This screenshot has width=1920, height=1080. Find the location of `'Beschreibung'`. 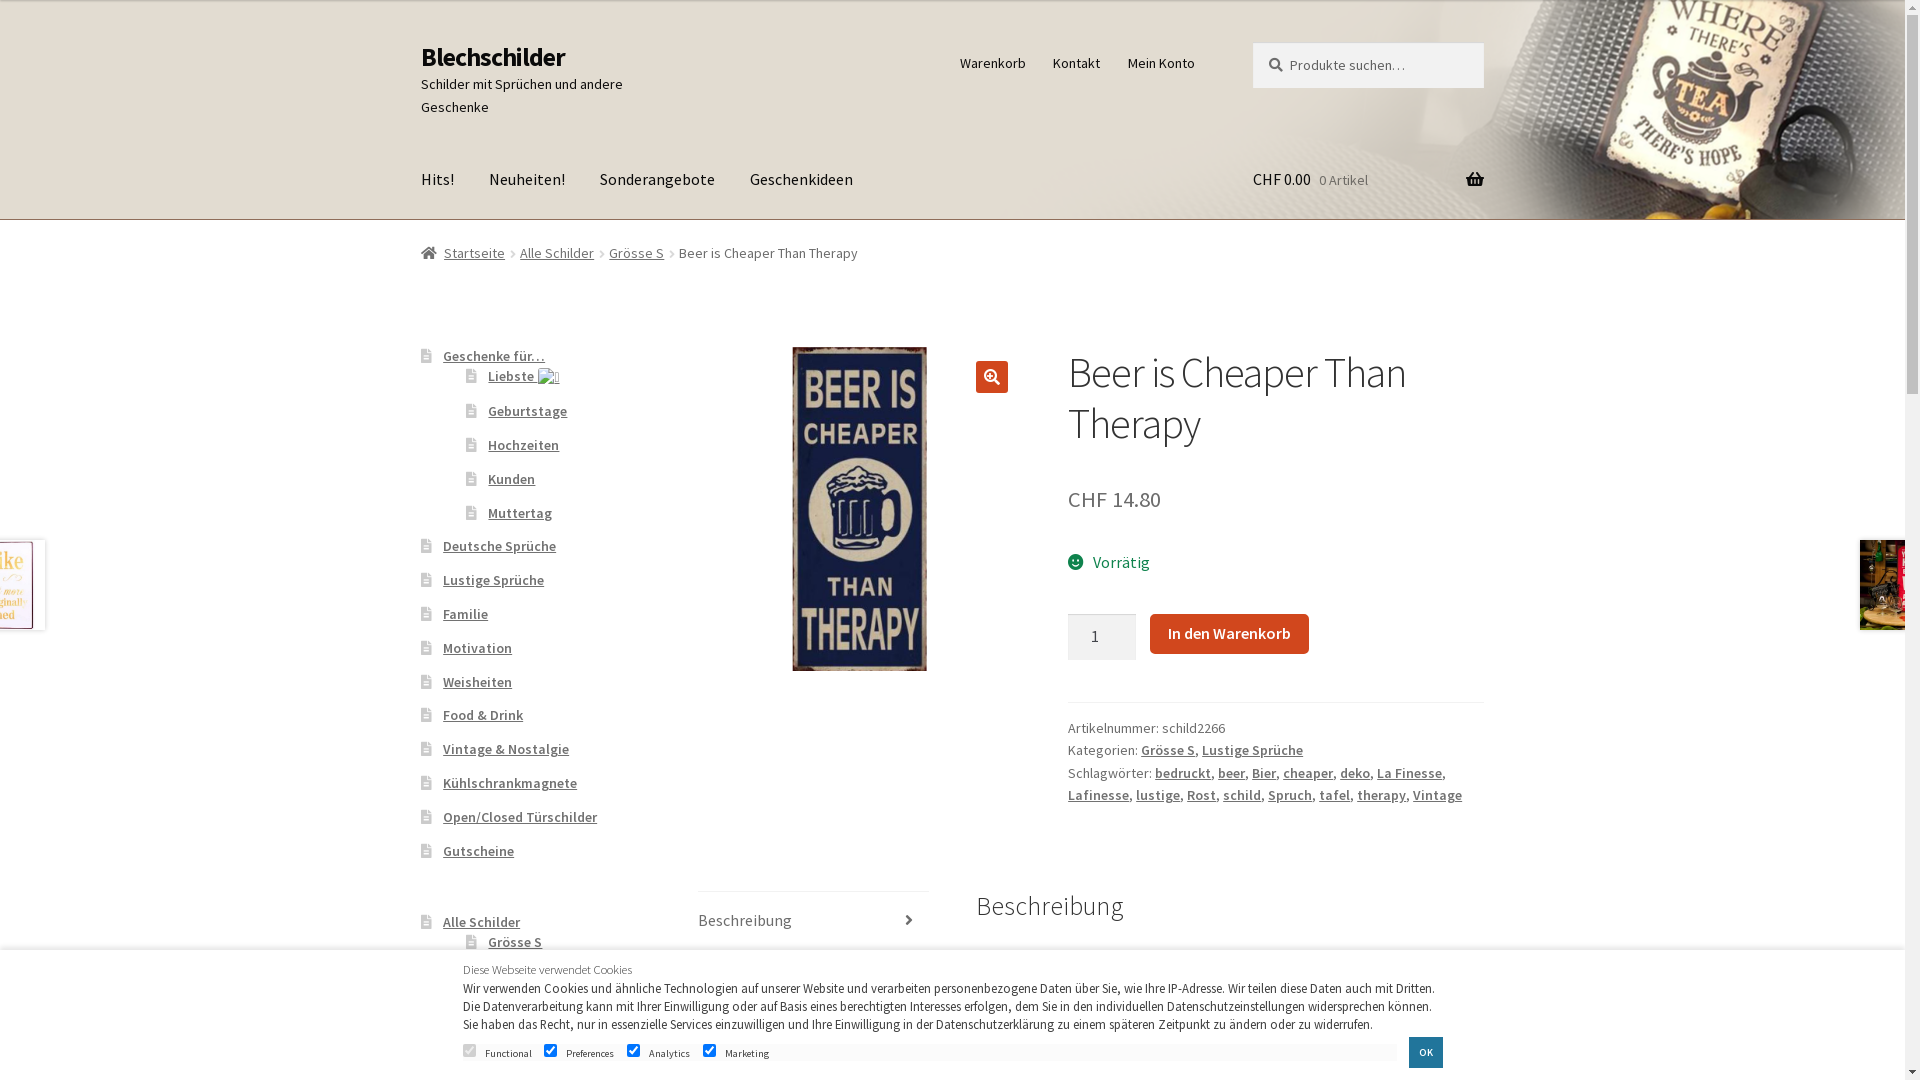

'Beschreibung' is located at coordinates (813, 921).